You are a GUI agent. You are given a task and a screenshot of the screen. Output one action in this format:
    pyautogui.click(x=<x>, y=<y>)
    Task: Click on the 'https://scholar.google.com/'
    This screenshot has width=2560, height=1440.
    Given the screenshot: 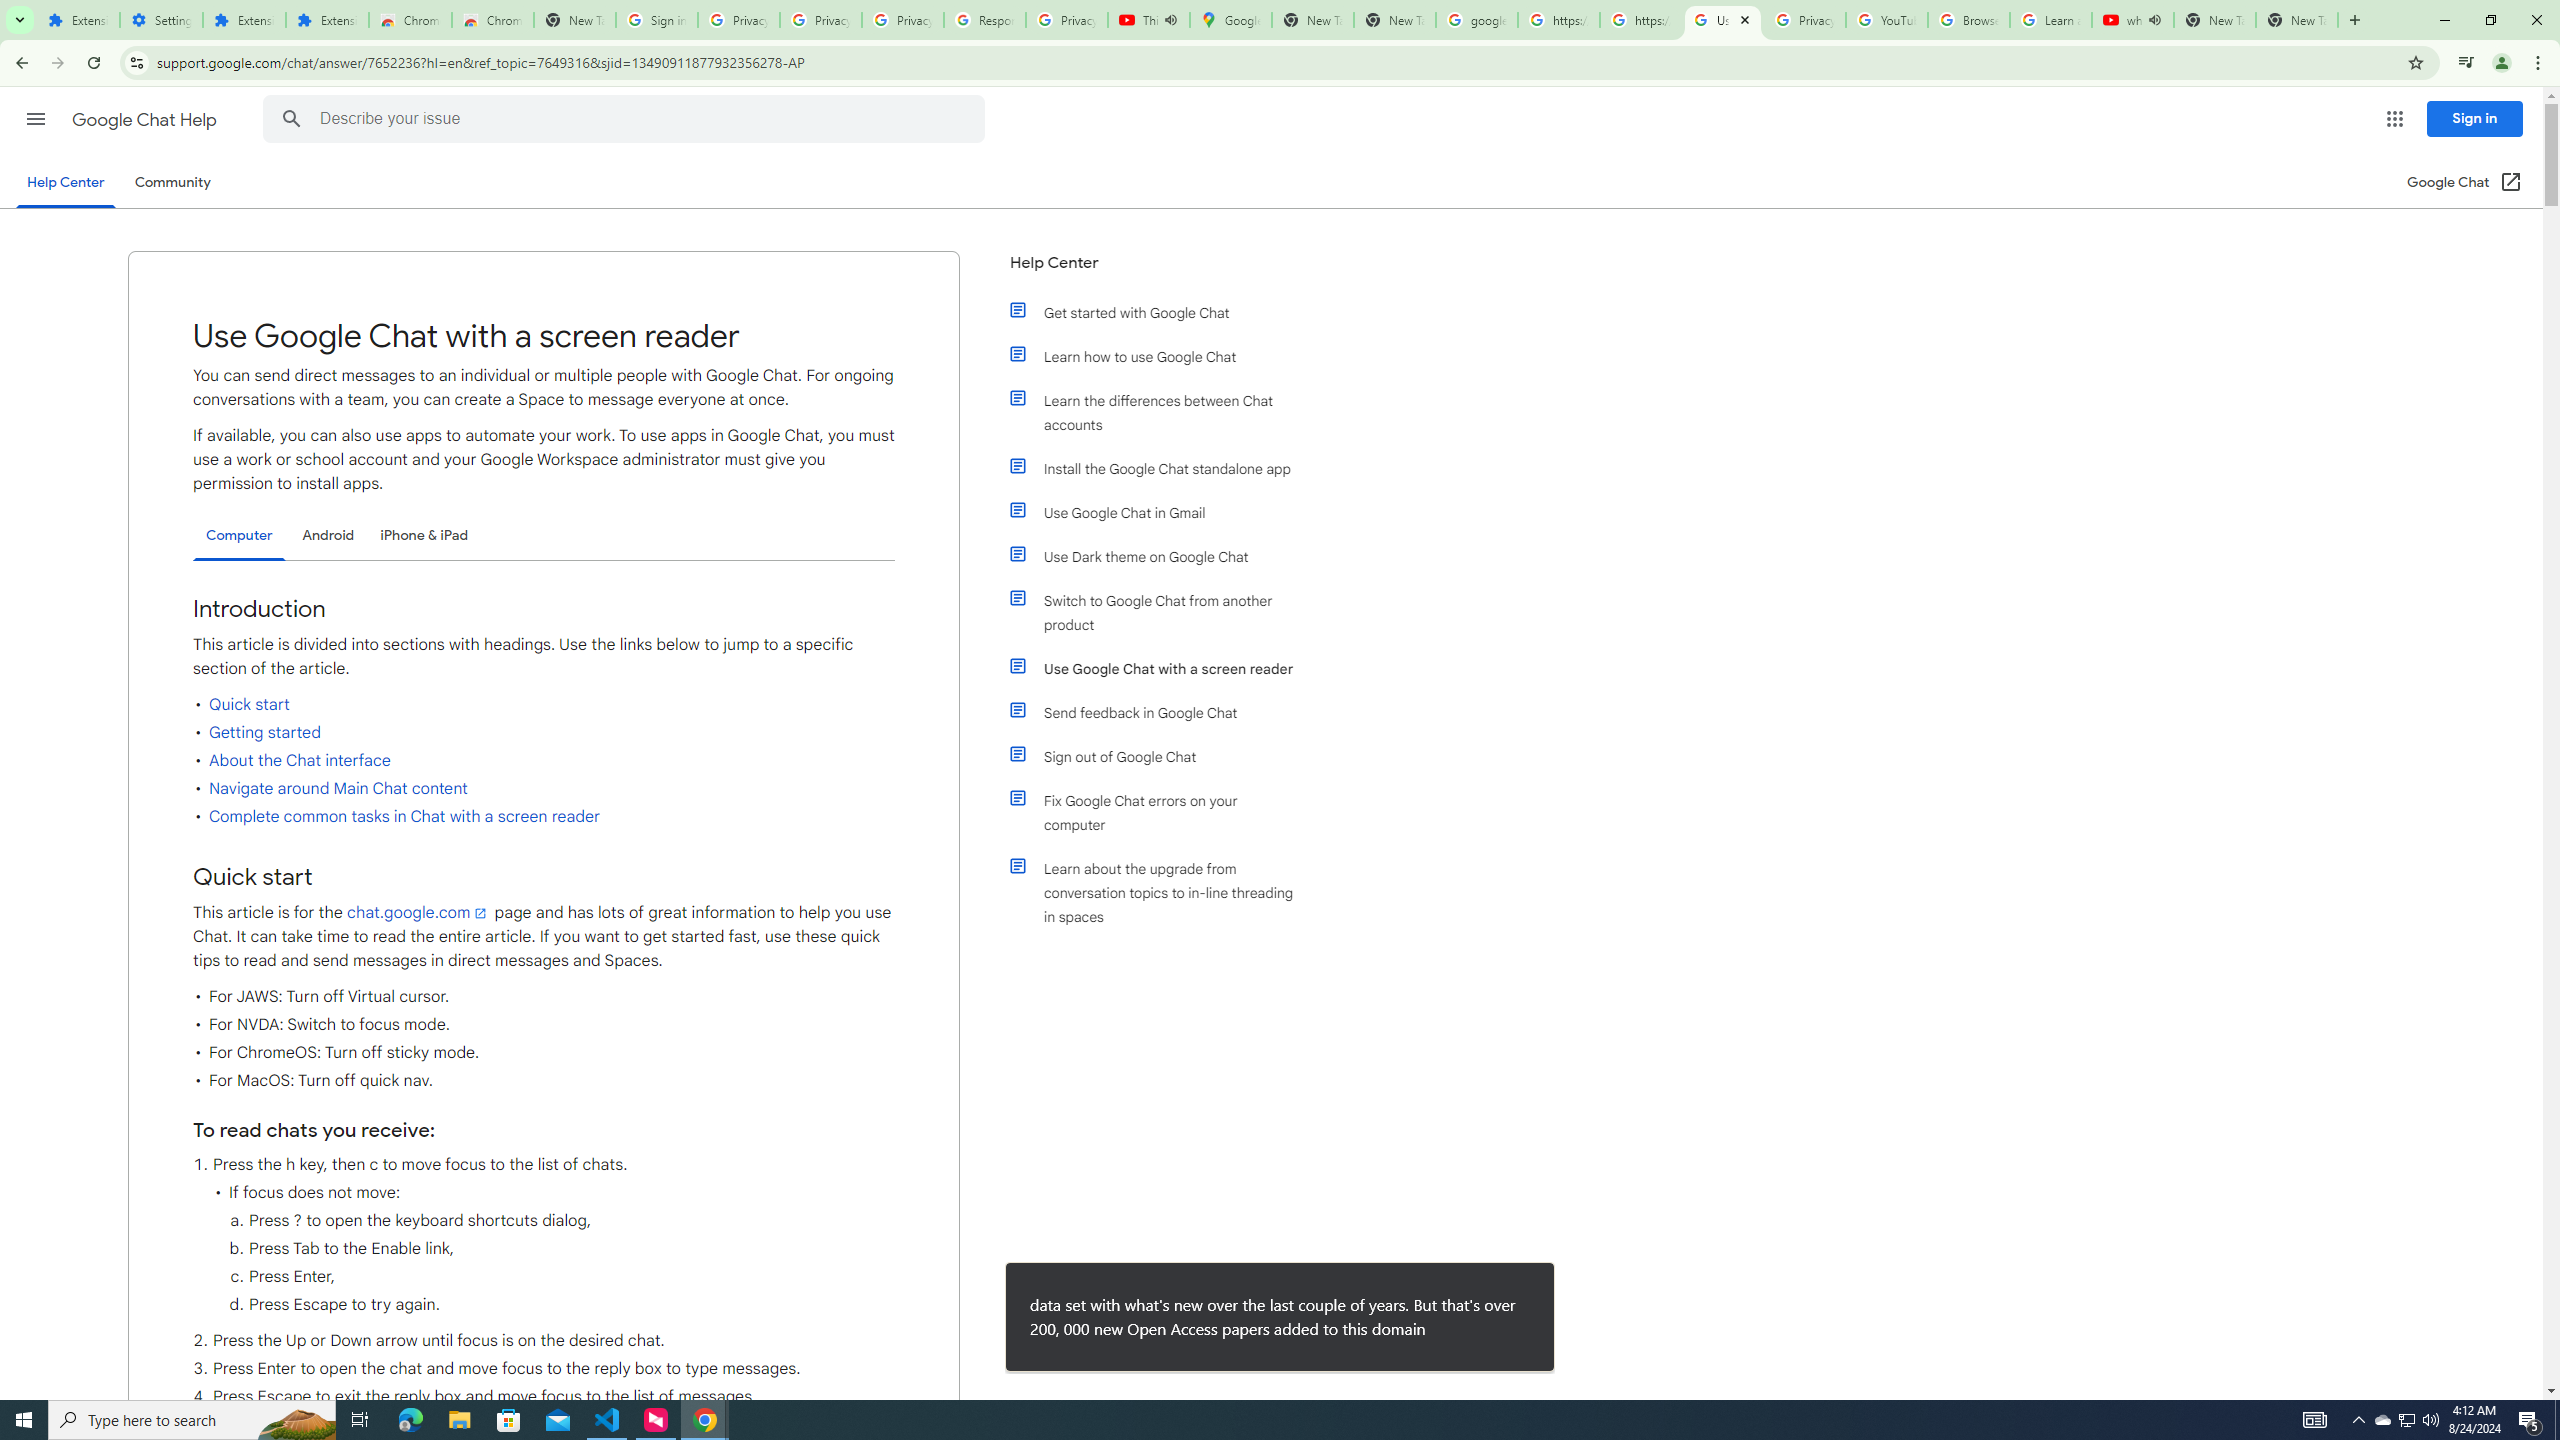 What is the action you would take?
    pyautogui.click(x=1558, y=19)
    